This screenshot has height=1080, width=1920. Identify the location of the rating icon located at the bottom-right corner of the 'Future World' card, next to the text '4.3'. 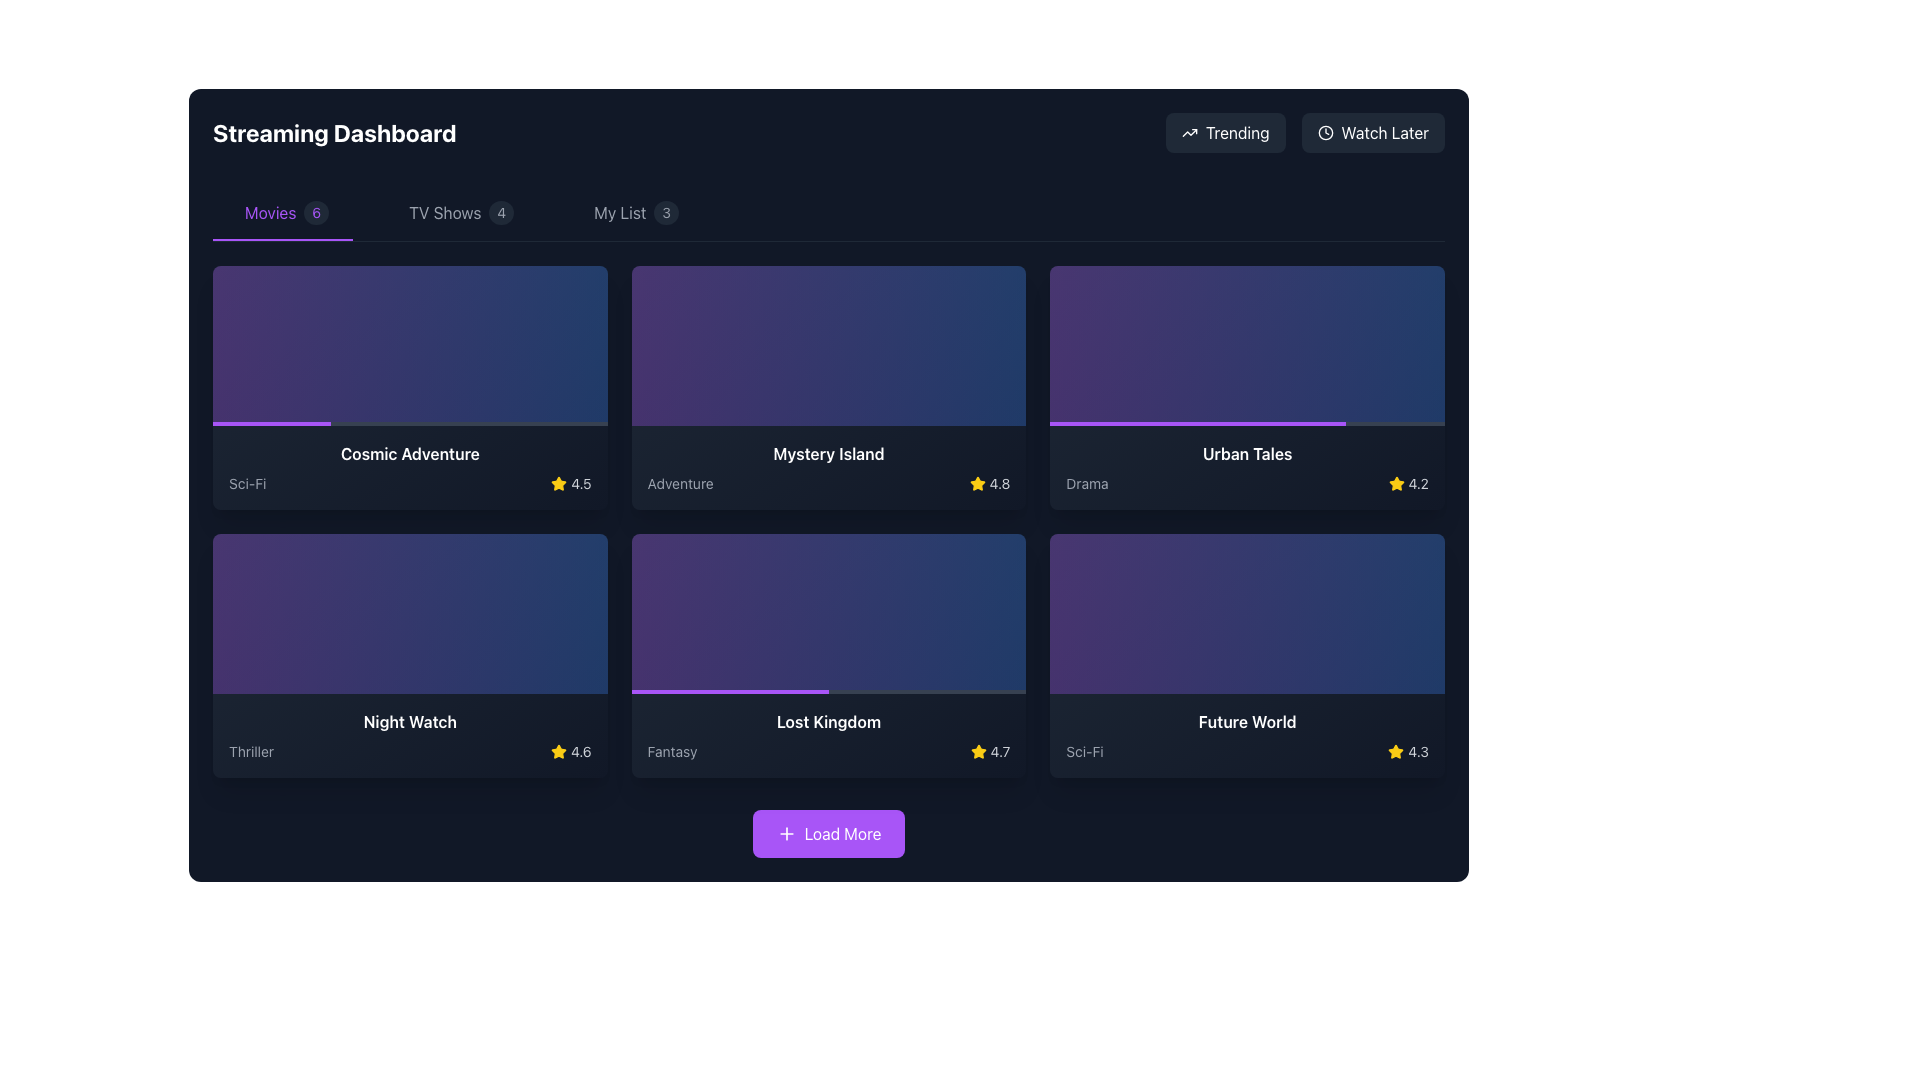
(1395, 752).